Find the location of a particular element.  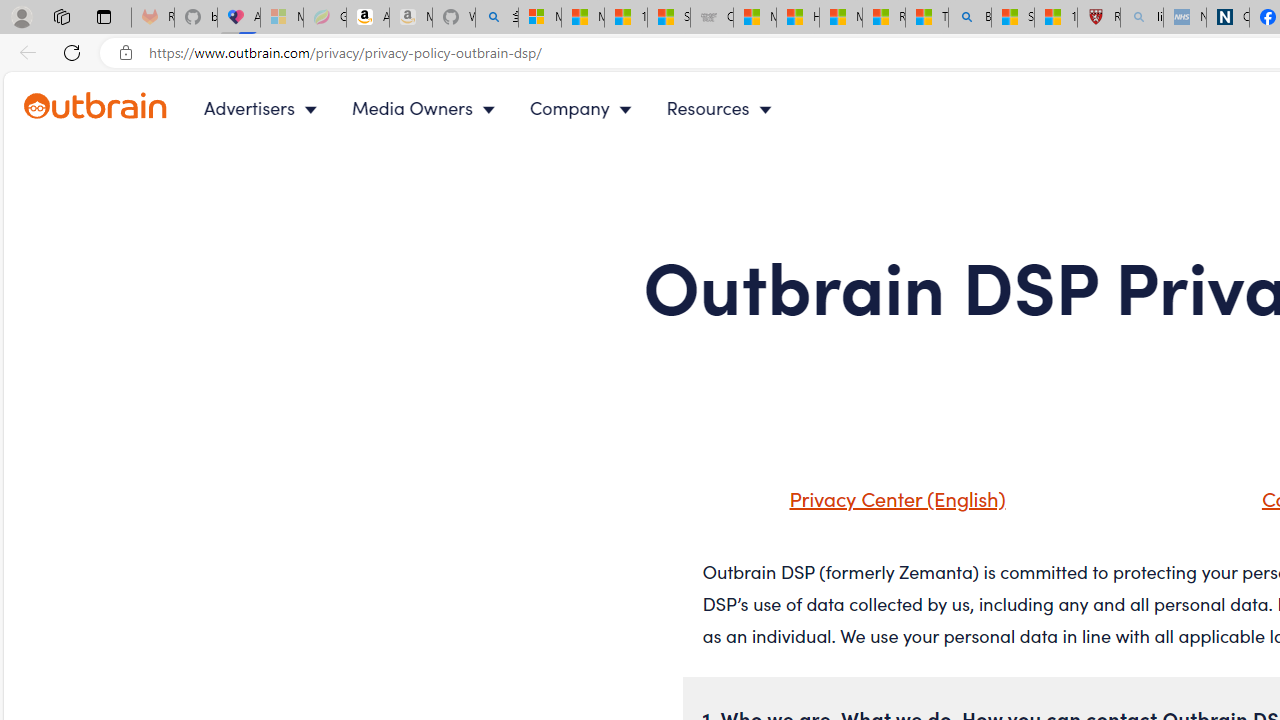

'Recipes - MSN' is located at coordinates (882, 17).